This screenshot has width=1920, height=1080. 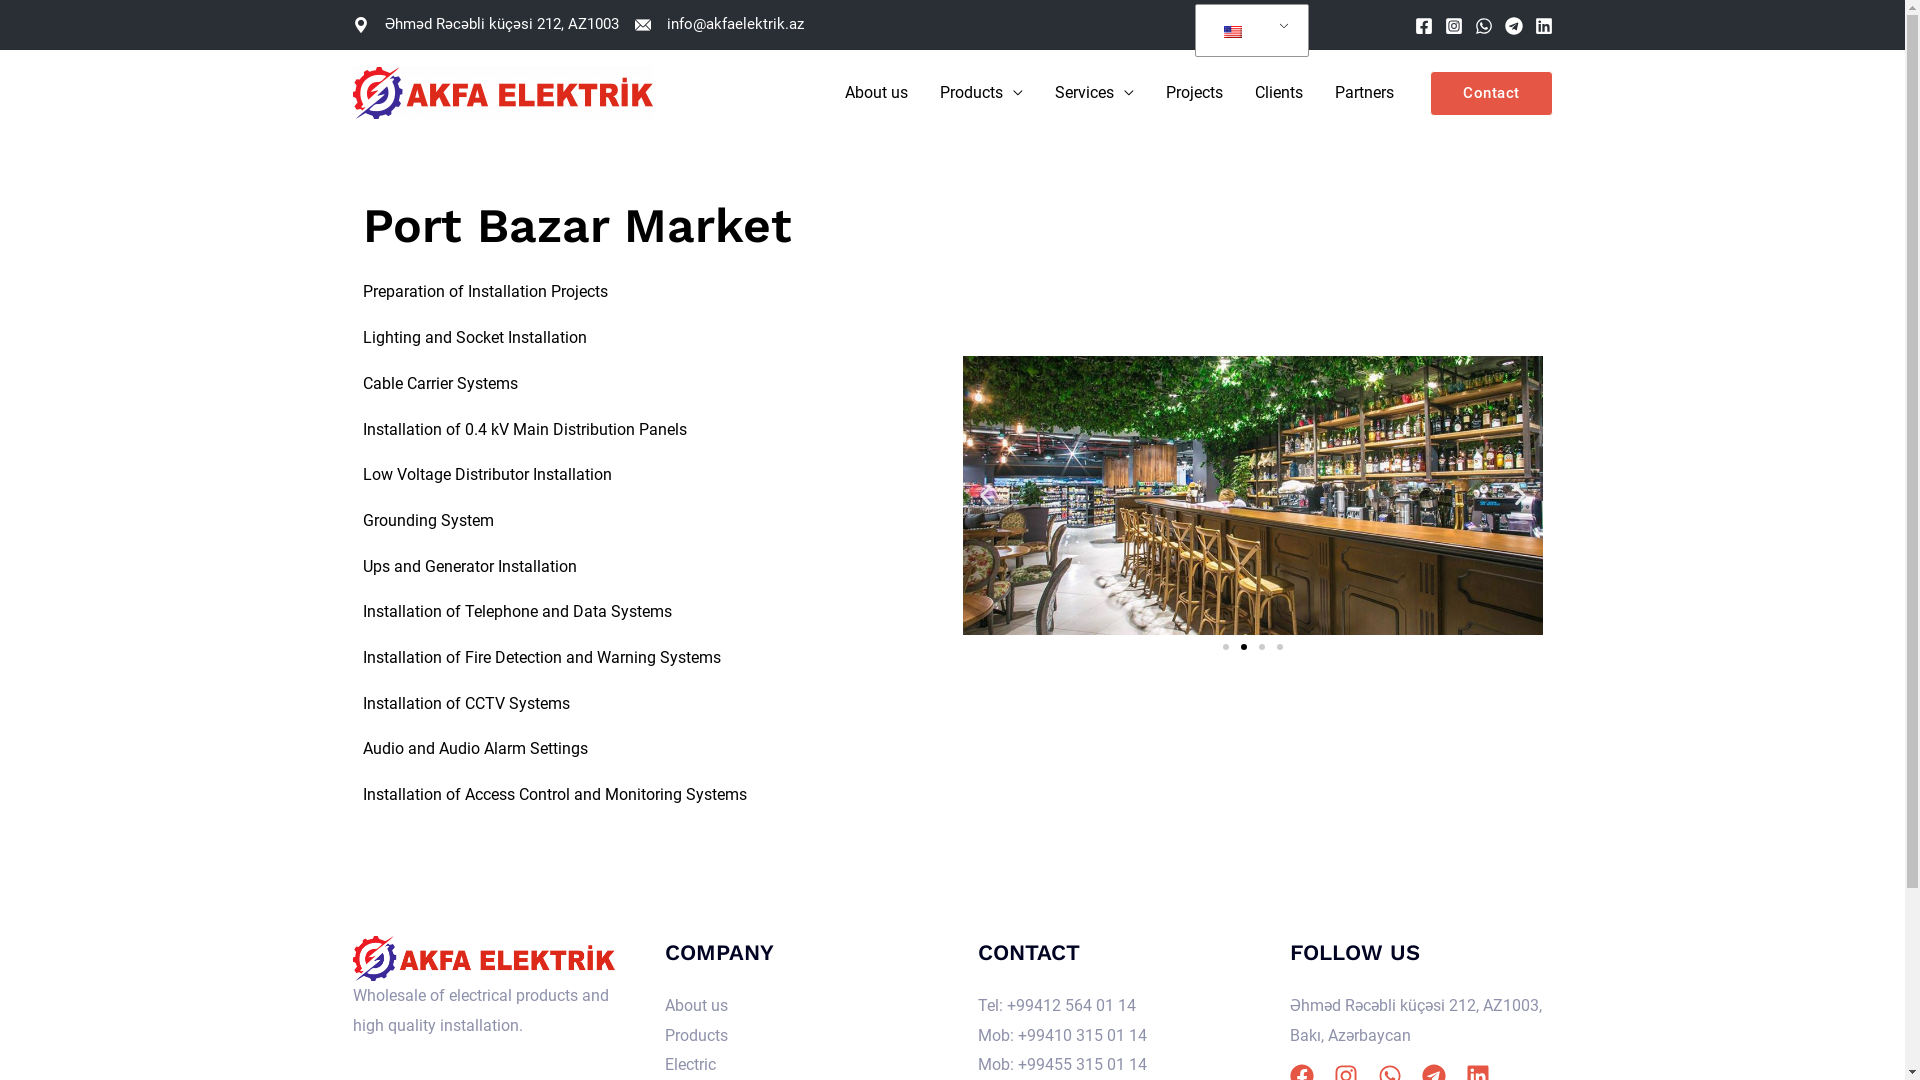 What do you see at coordinates (1055, 1005) in the screenshot?
I see `'Tel: +99412 564 01 14'` at bounding box center [1055, 1005].